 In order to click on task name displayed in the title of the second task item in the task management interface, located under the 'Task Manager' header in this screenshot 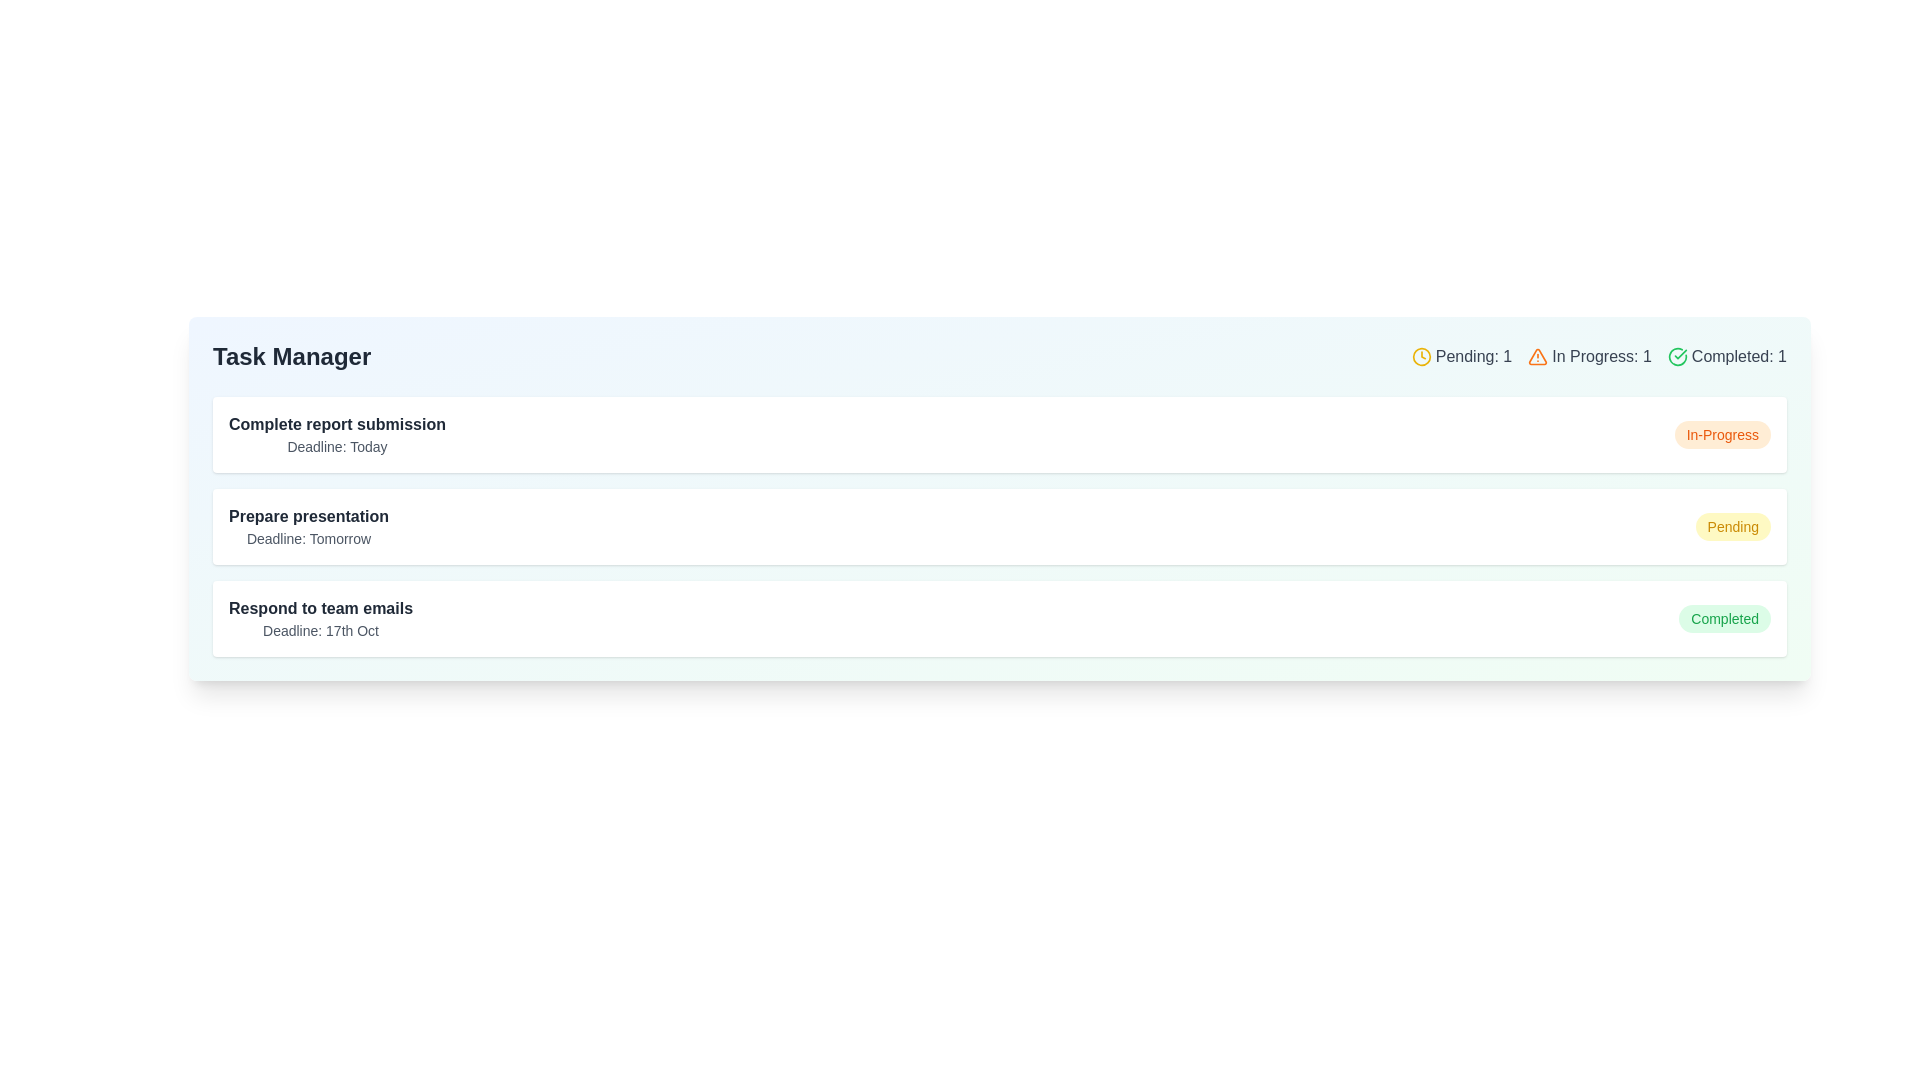, I will do `click(308, 515)`.